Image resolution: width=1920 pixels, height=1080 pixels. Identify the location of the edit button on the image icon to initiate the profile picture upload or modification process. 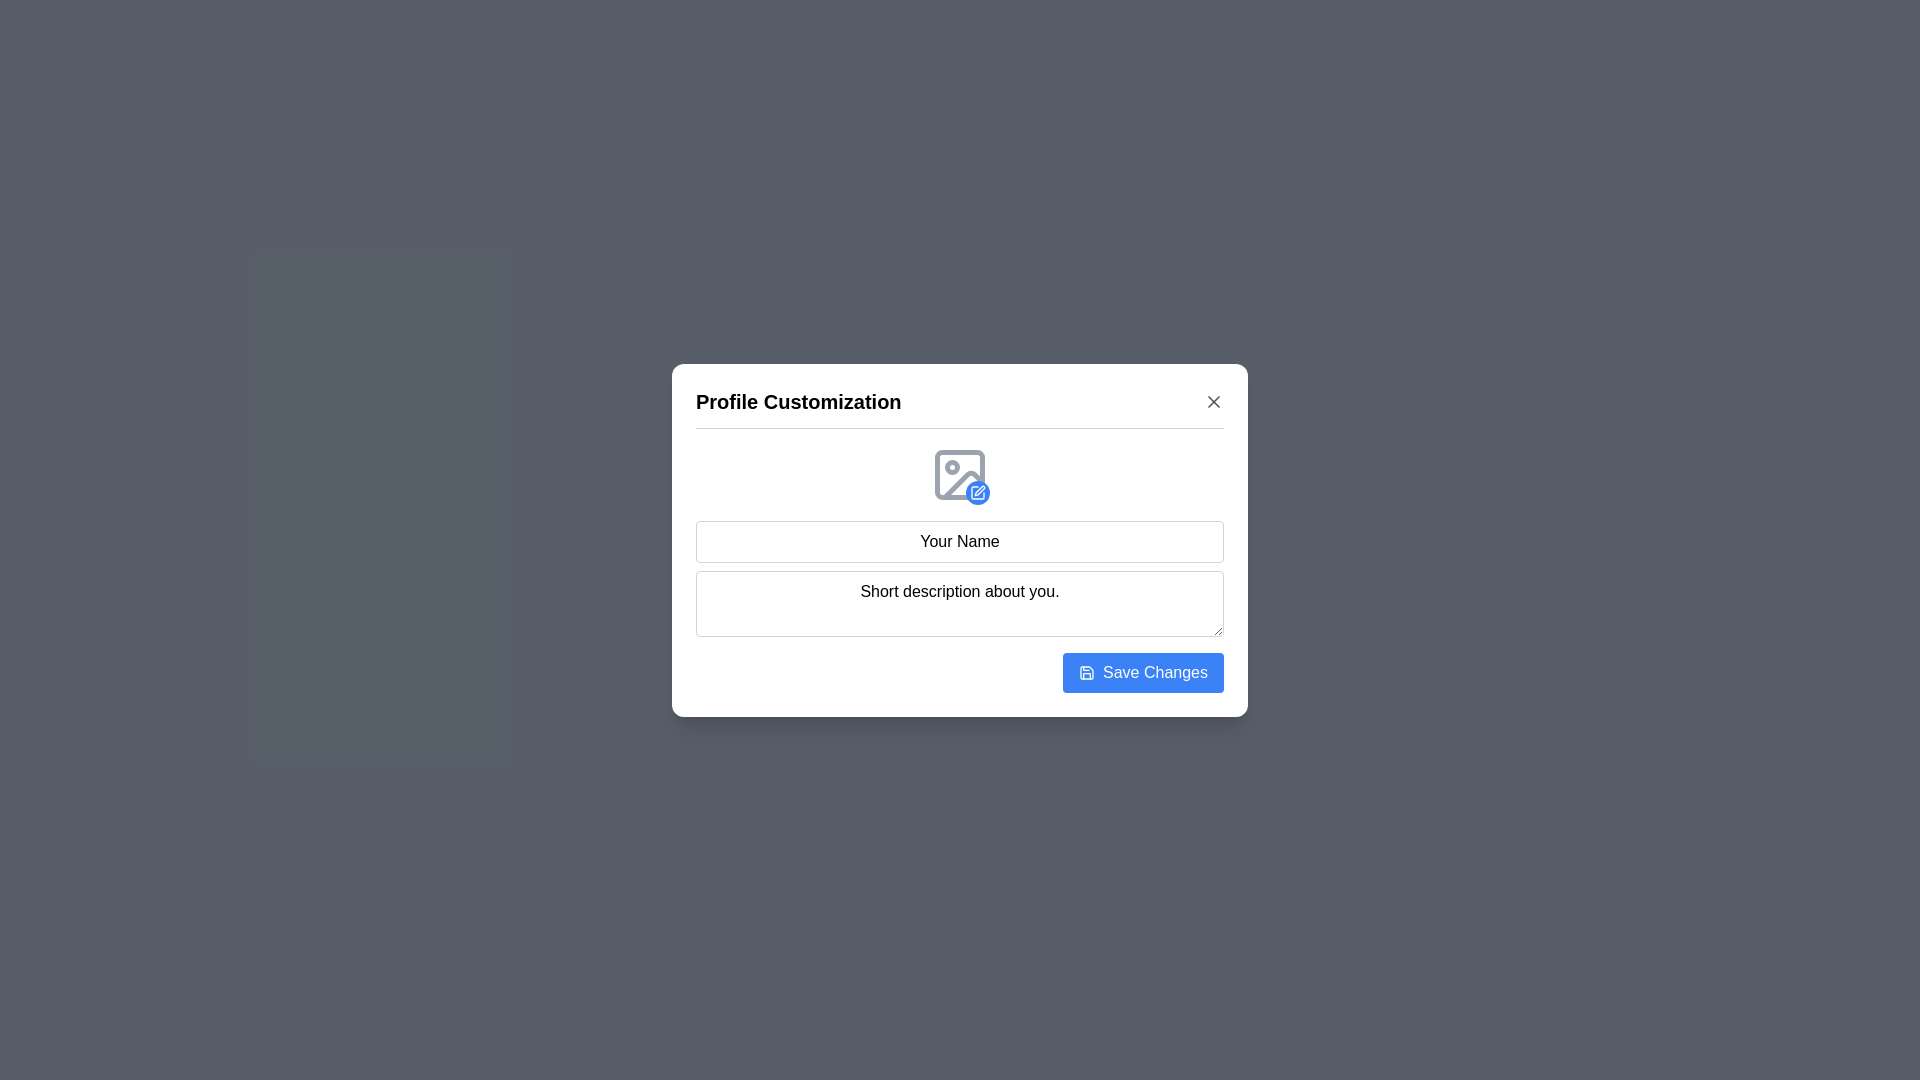
(978, 492).